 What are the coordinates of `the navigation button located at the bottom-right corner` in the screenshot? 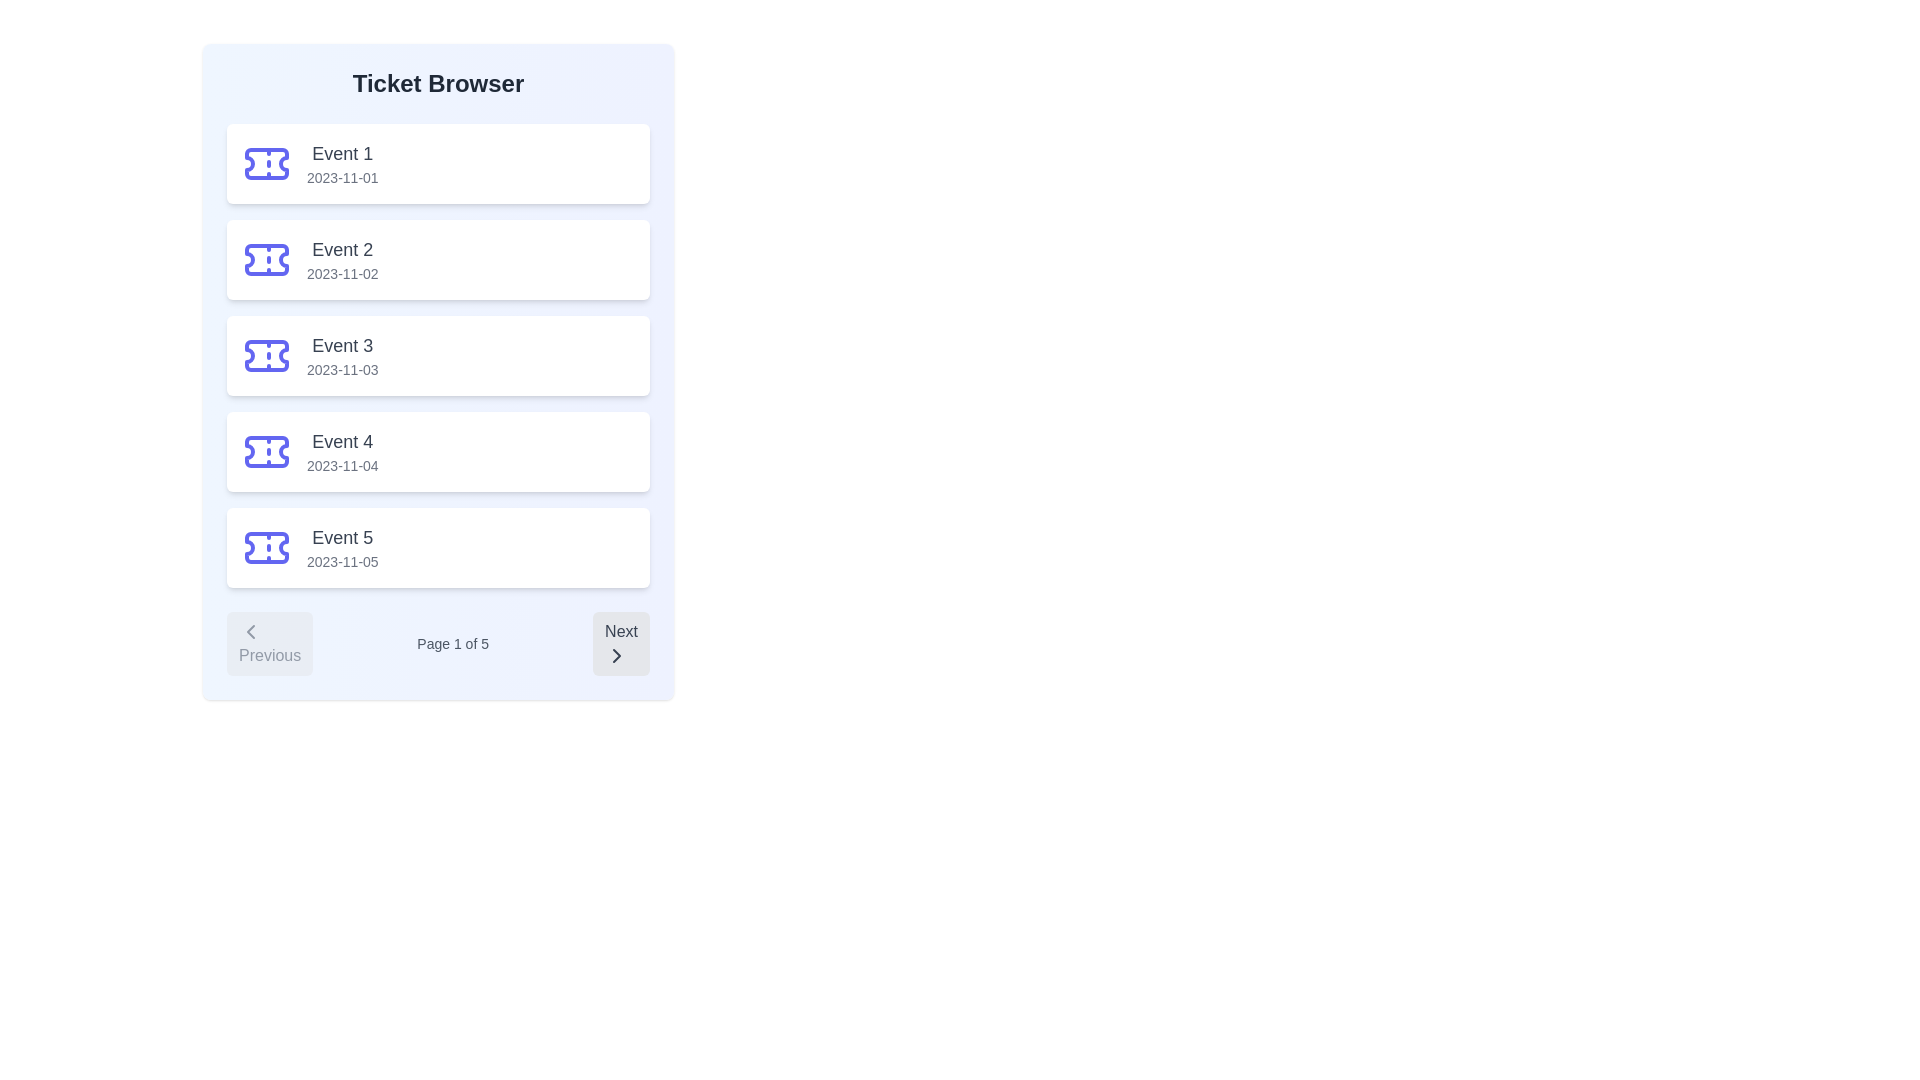 It's located at (620, 644).